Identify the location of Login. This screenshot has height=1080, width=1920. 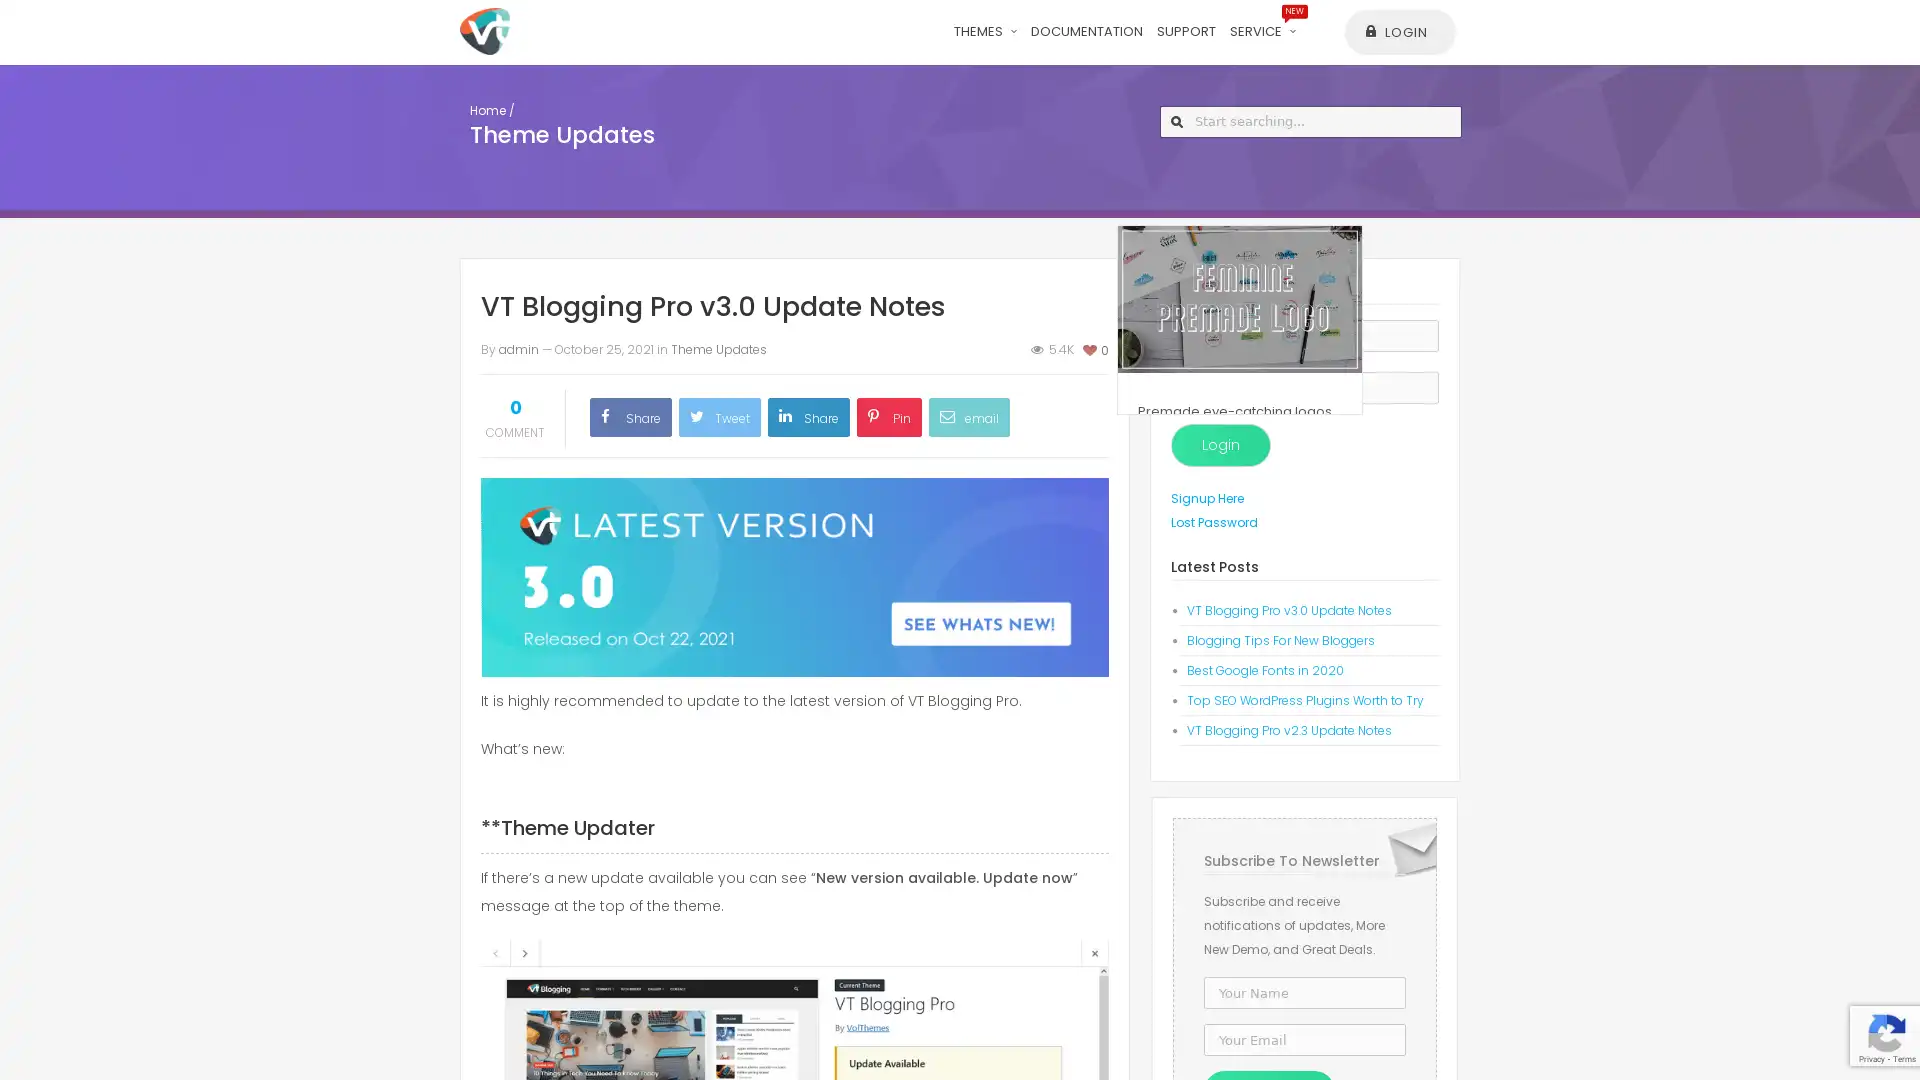
(1219, 444).